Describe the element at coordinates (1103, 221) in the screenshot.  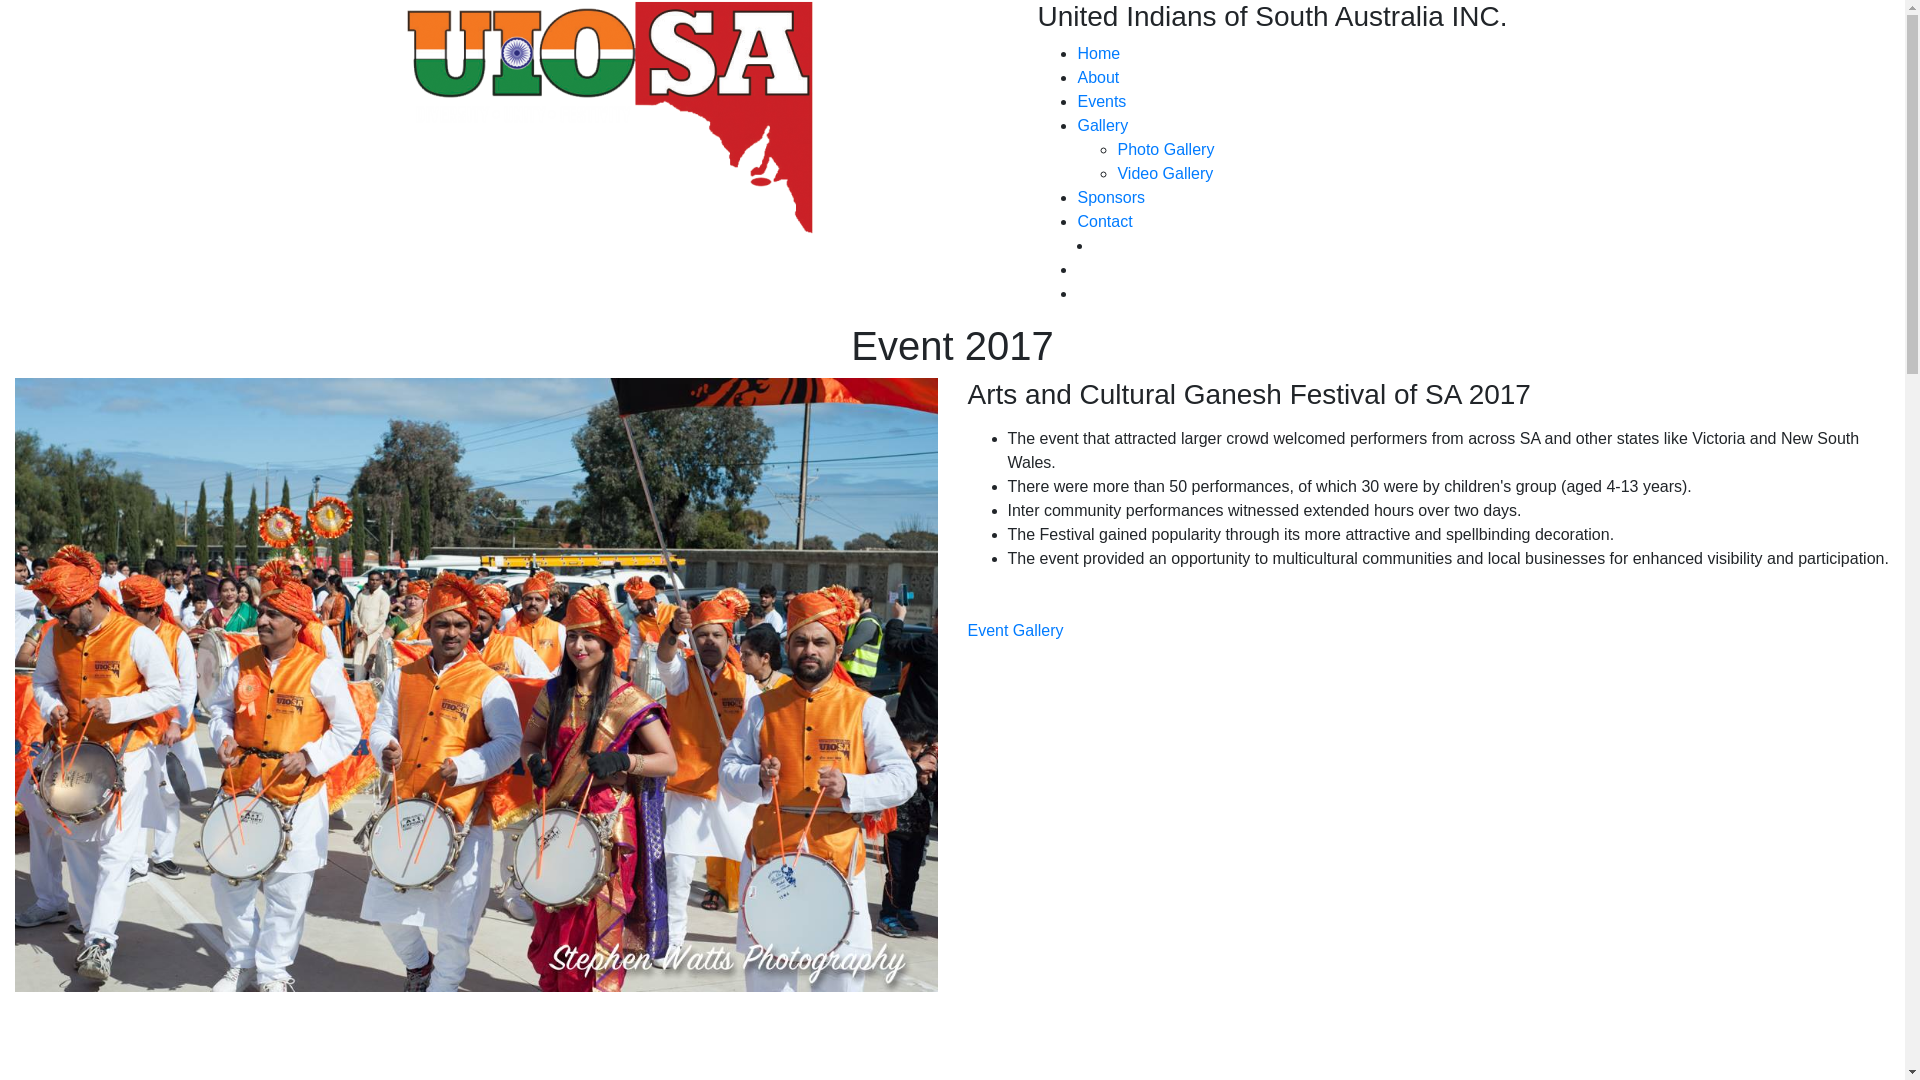
I see `'Contact'` at that location.